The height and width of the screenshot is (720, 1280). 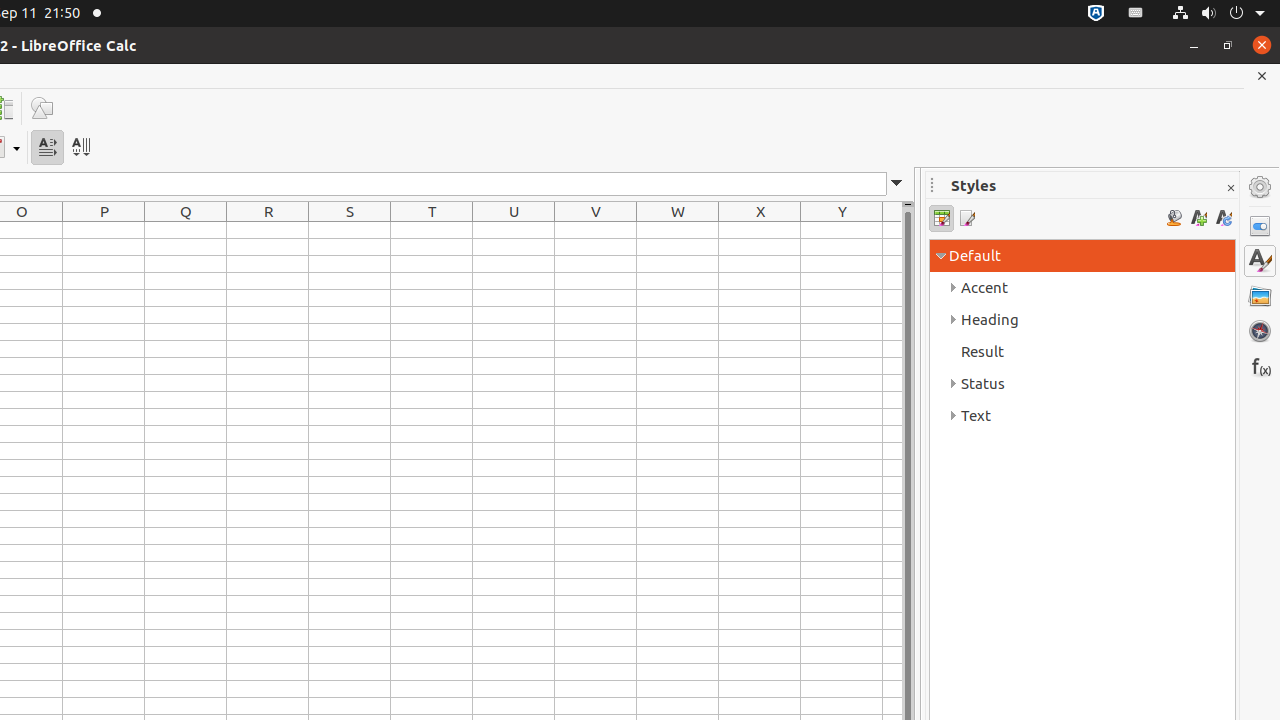 I want to click on 'S1', so click(x=349, y=229).